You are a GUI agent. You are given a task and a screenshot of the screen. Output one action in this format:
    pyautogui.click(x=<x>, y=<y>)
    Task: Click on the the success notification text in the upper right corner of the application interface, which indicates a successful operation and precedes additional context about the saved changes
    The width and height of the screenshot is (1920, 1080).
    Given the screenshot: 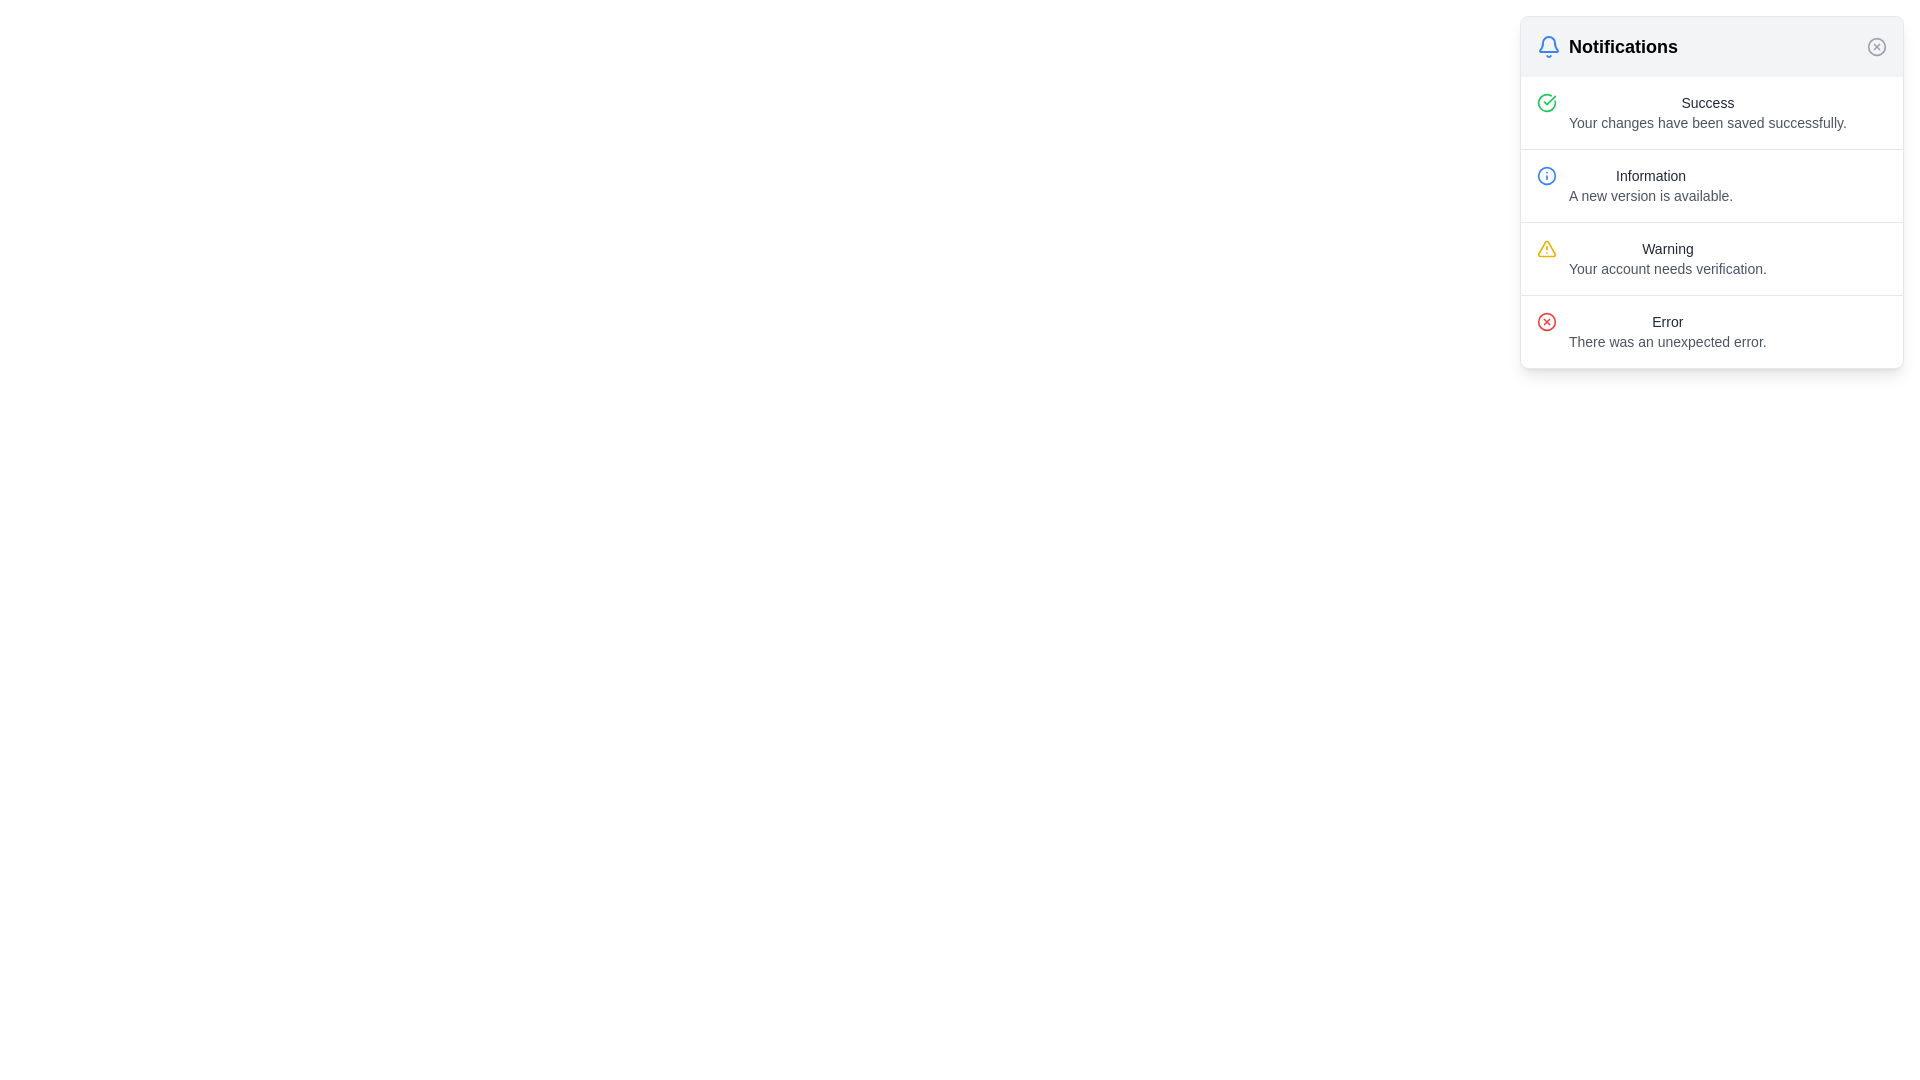 What is the action you would take?
    pyautogui.click(x=1706, y=103)
    